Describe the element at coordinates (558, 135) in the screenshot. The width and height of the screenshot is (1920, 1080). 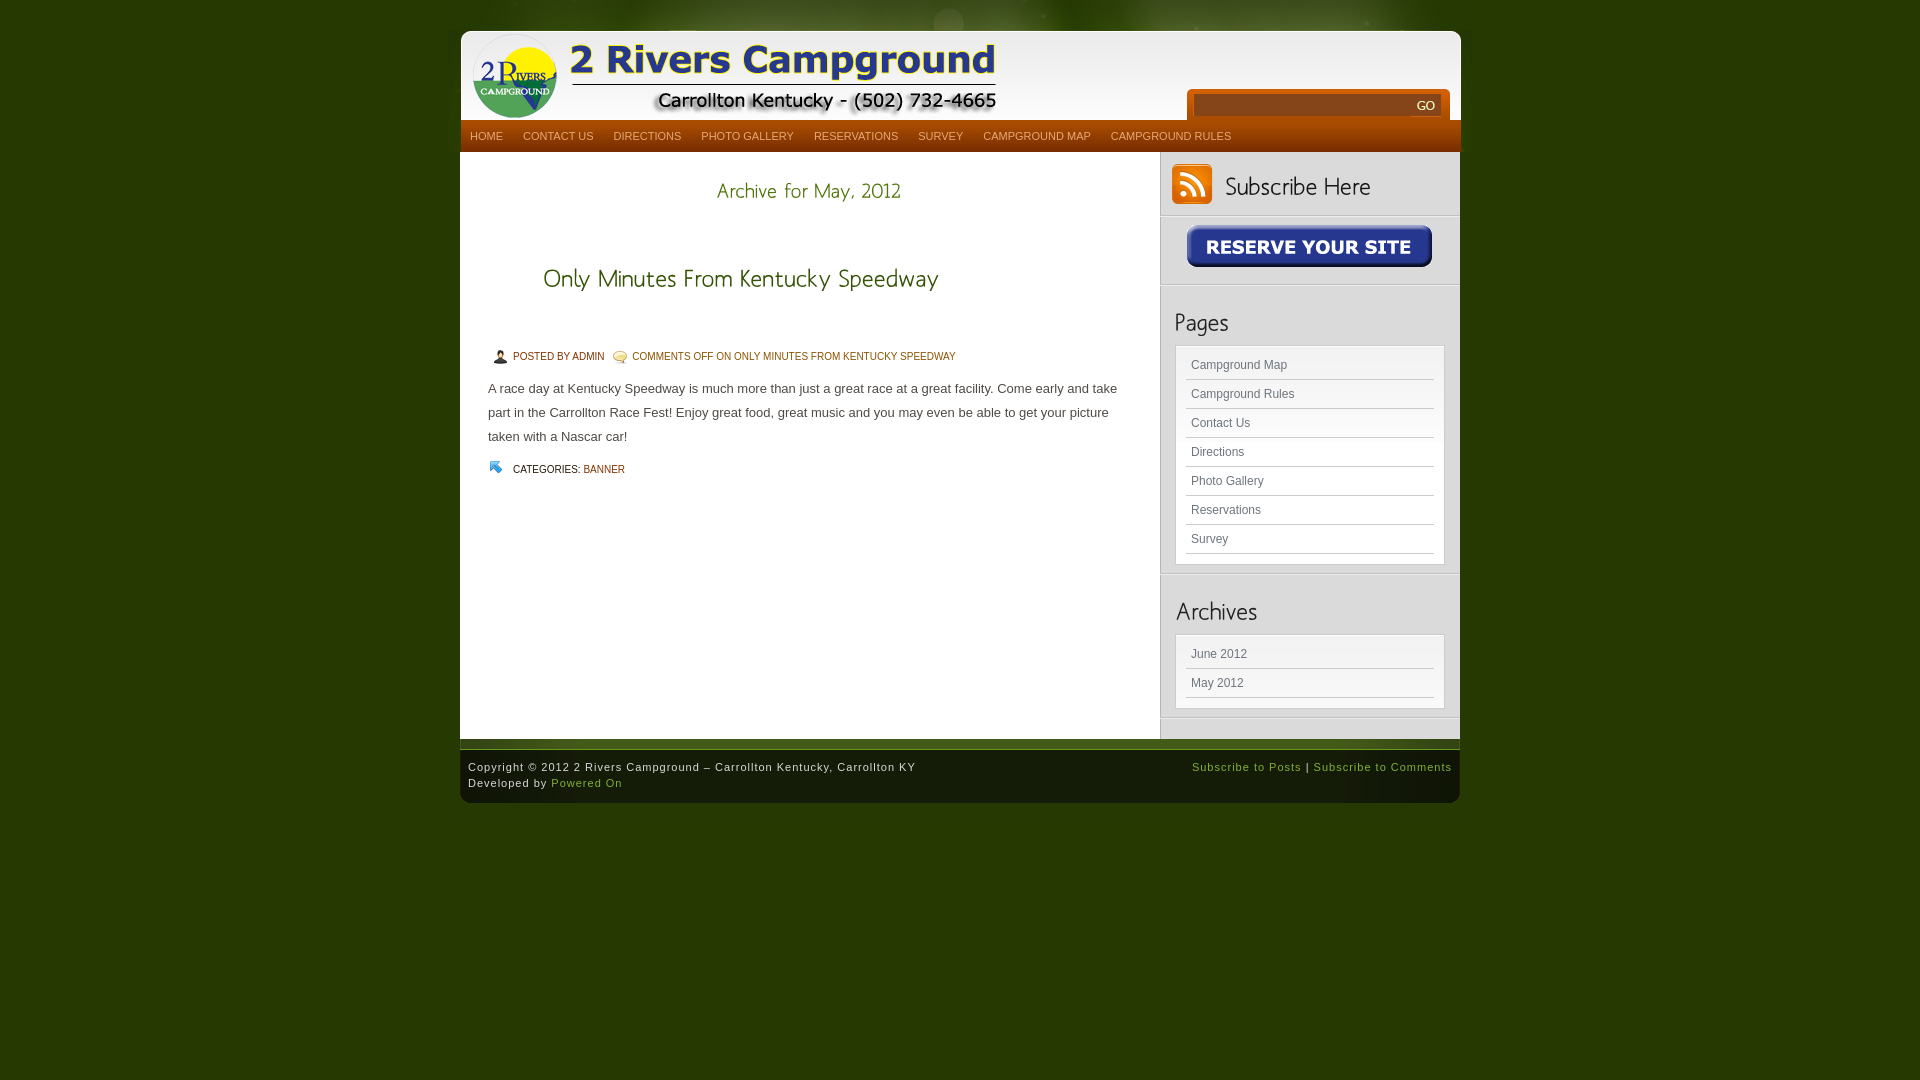
I see `'CONTACT US'` at that location.